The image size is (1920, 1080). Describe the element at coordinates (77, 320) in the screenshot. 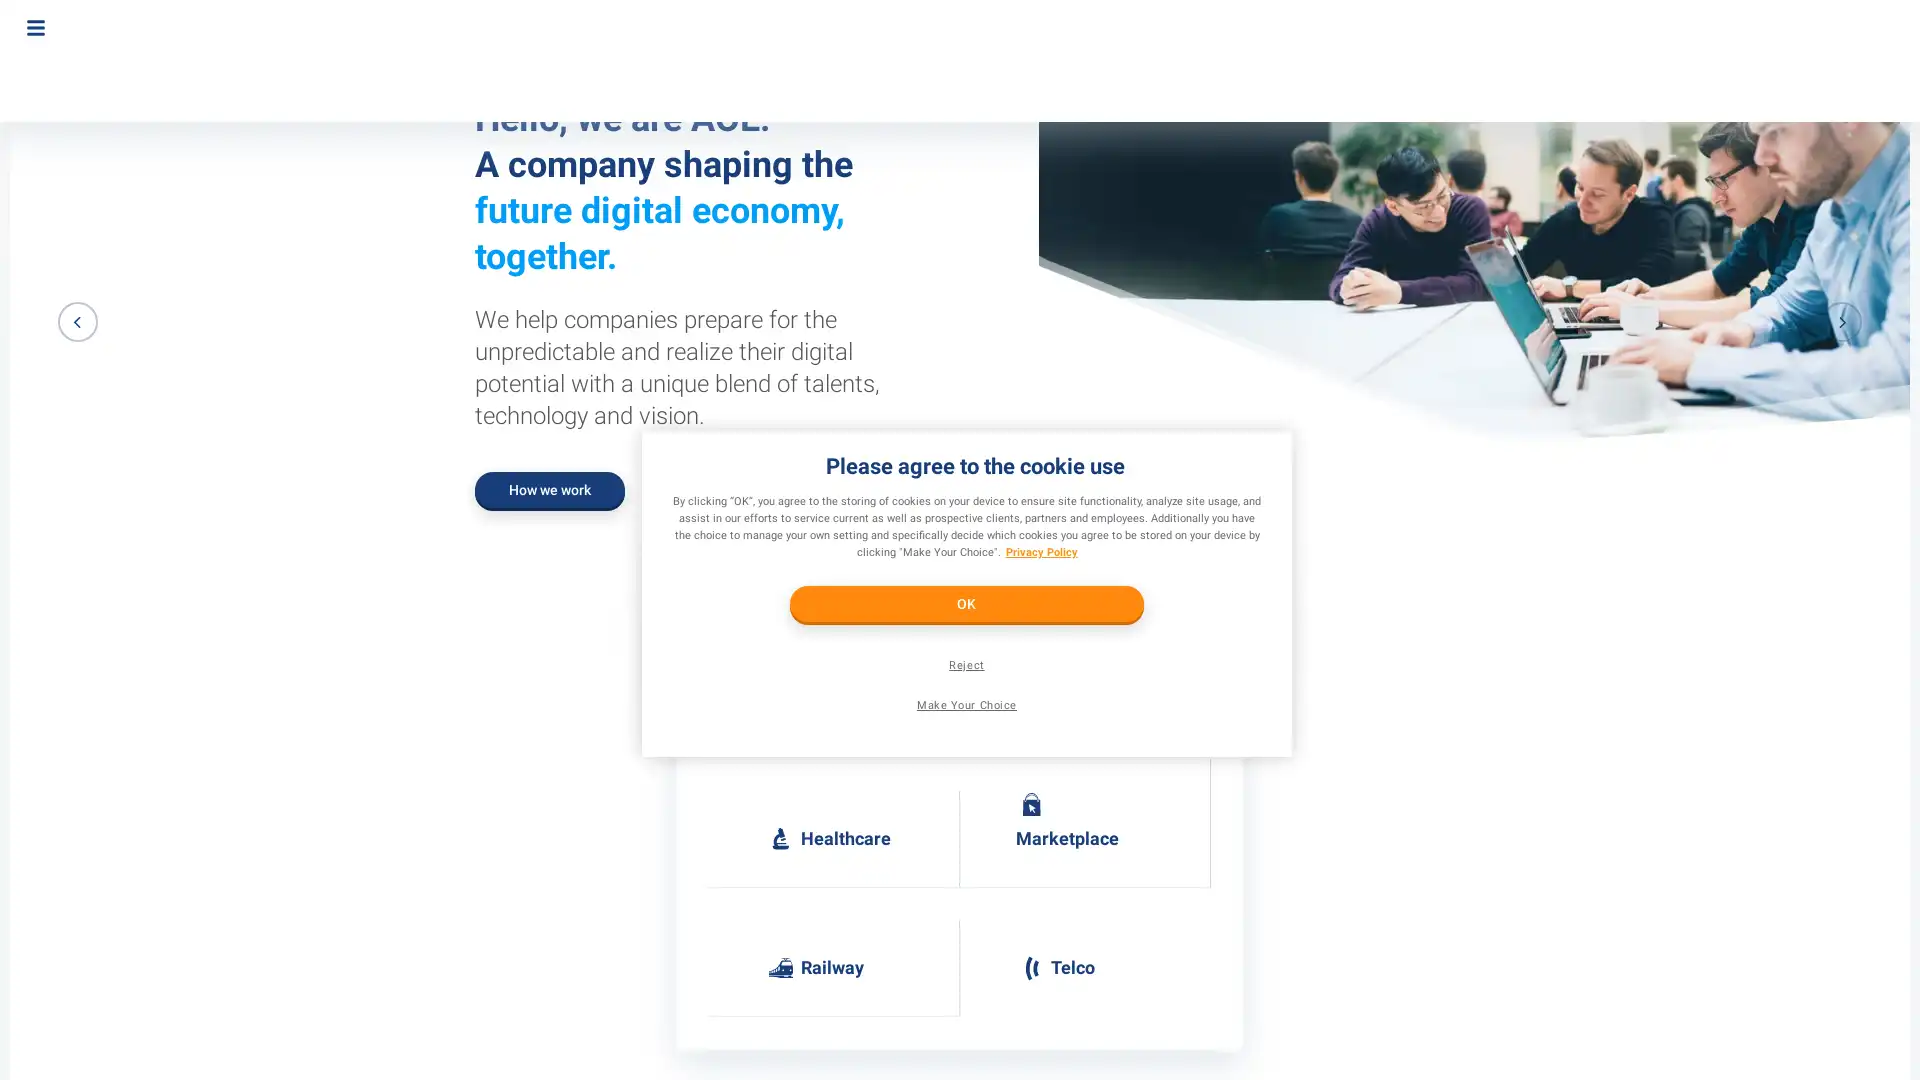

I see `Previous` at that location.